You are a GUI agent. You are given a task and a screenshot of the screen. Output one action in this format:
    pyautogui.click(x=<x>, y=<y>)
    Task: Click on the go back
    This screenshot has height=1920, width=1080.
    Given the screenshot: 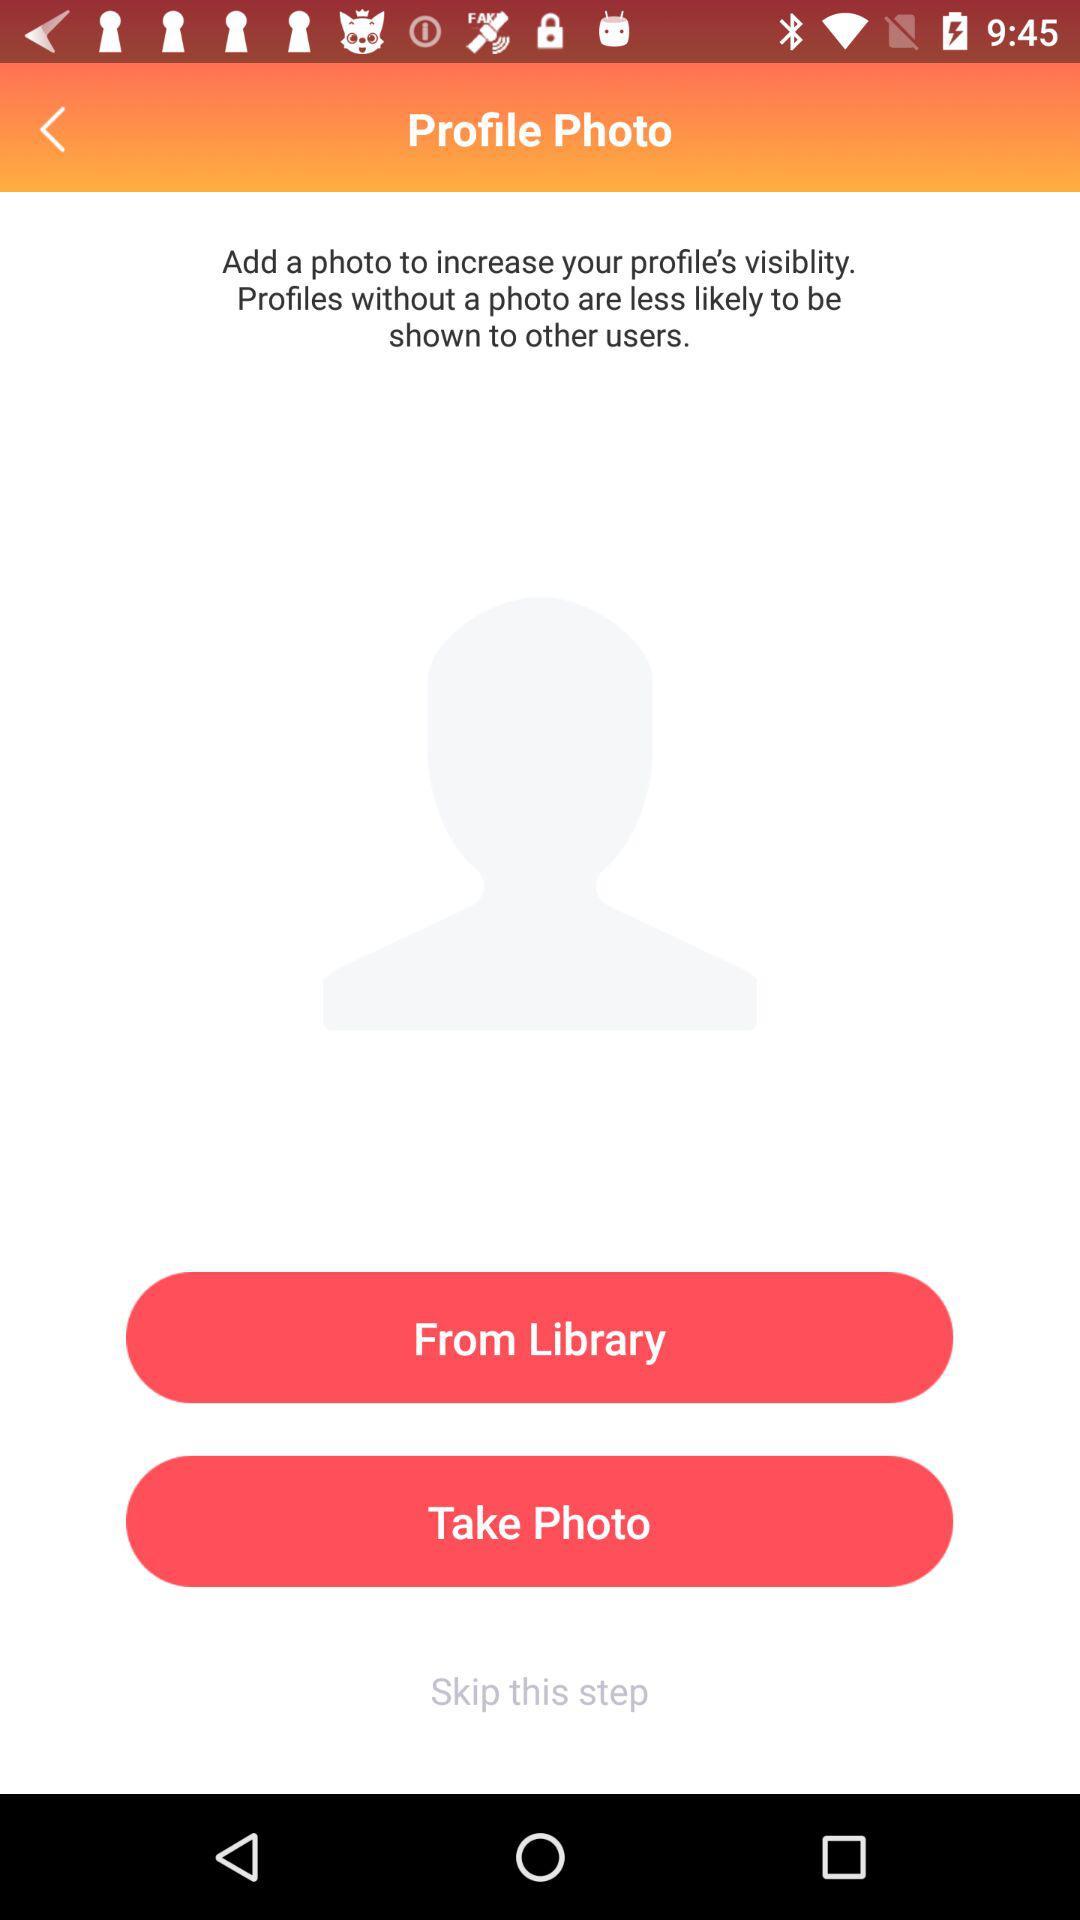 What is the action you would take?
    pyautogui.click(x=56, y=128)
    